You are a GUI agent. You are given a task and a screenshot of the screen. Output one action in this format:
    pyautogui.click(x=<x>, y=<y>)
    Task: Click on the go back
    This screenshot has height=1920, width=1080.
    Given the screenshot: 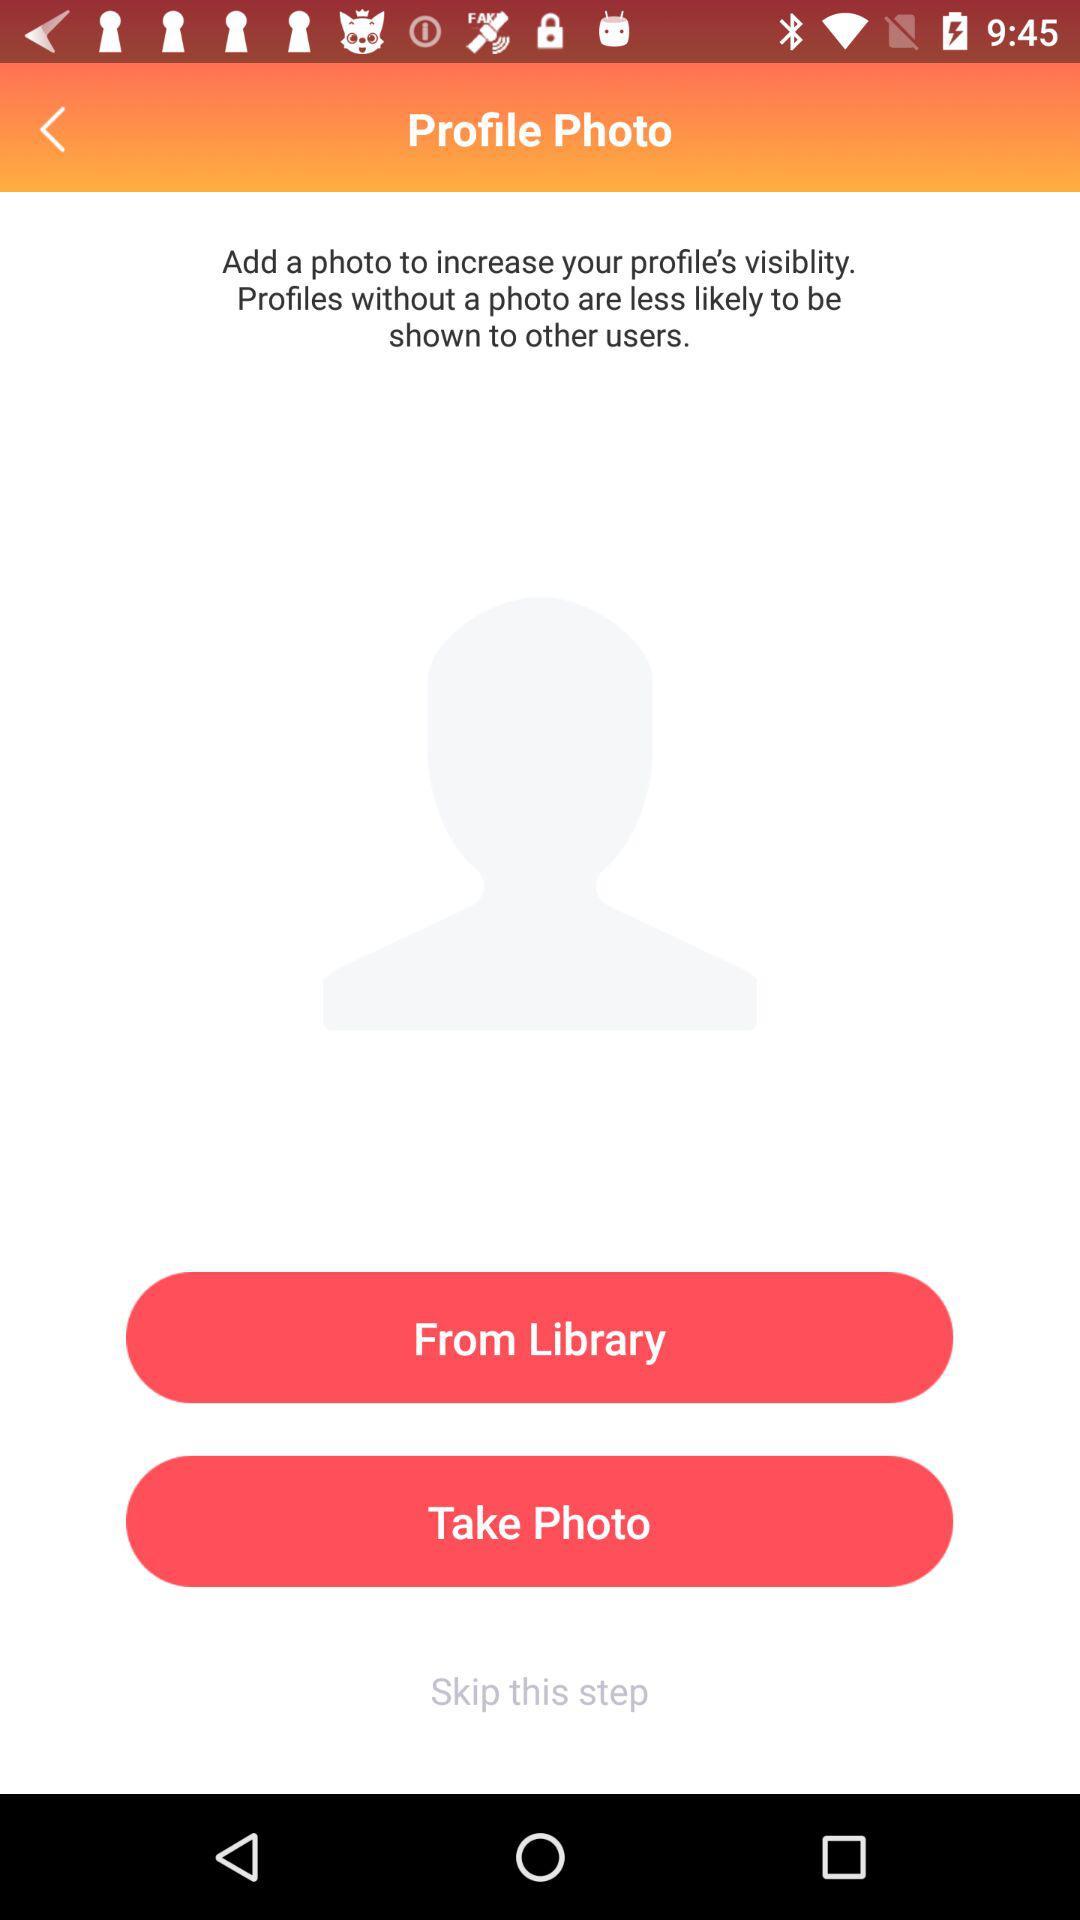 What is the action you would take?
    pyautogui.click(x=56, y=128)
    